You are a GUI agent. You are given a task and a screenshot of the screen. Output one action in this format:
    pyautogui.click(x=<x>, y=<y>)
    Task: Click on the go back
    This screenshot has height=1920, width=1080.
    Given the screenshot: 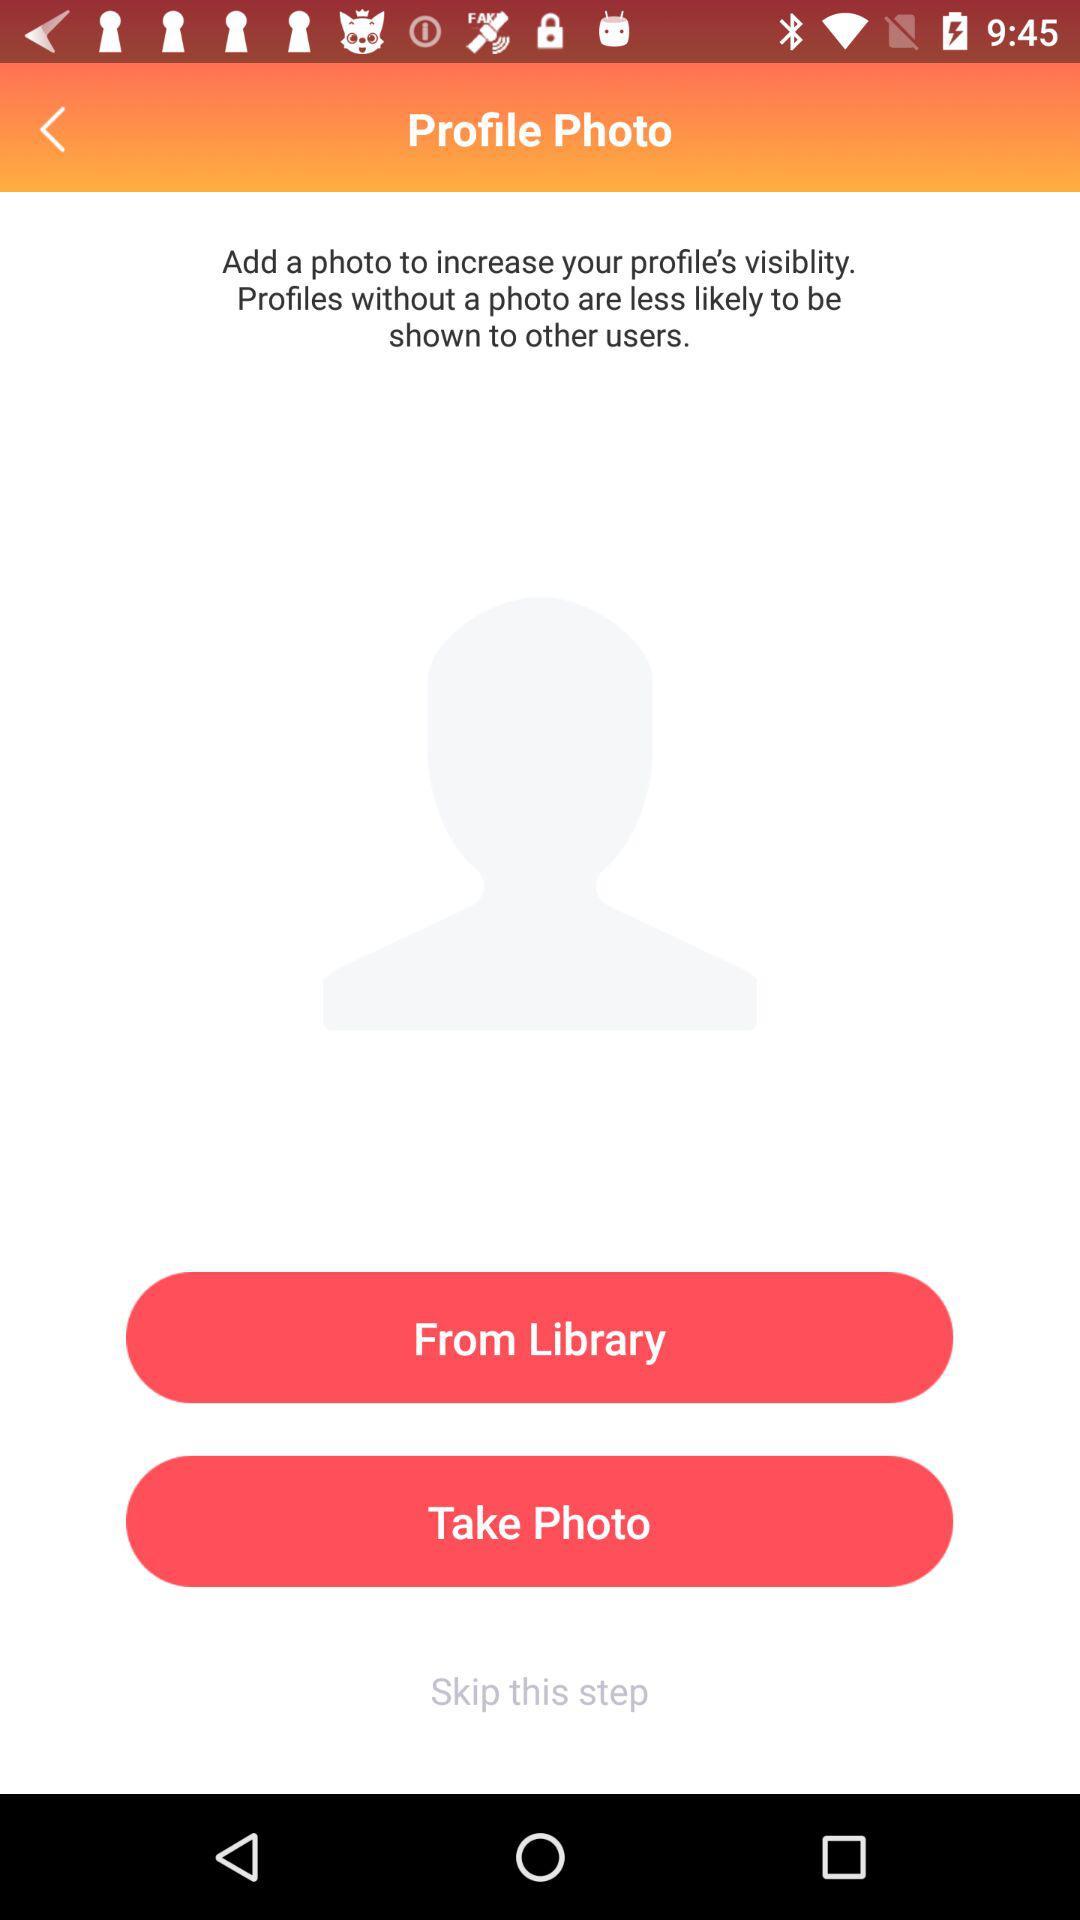 What is the action you would take?
    pyautogui.click(x=56, y=128)
    